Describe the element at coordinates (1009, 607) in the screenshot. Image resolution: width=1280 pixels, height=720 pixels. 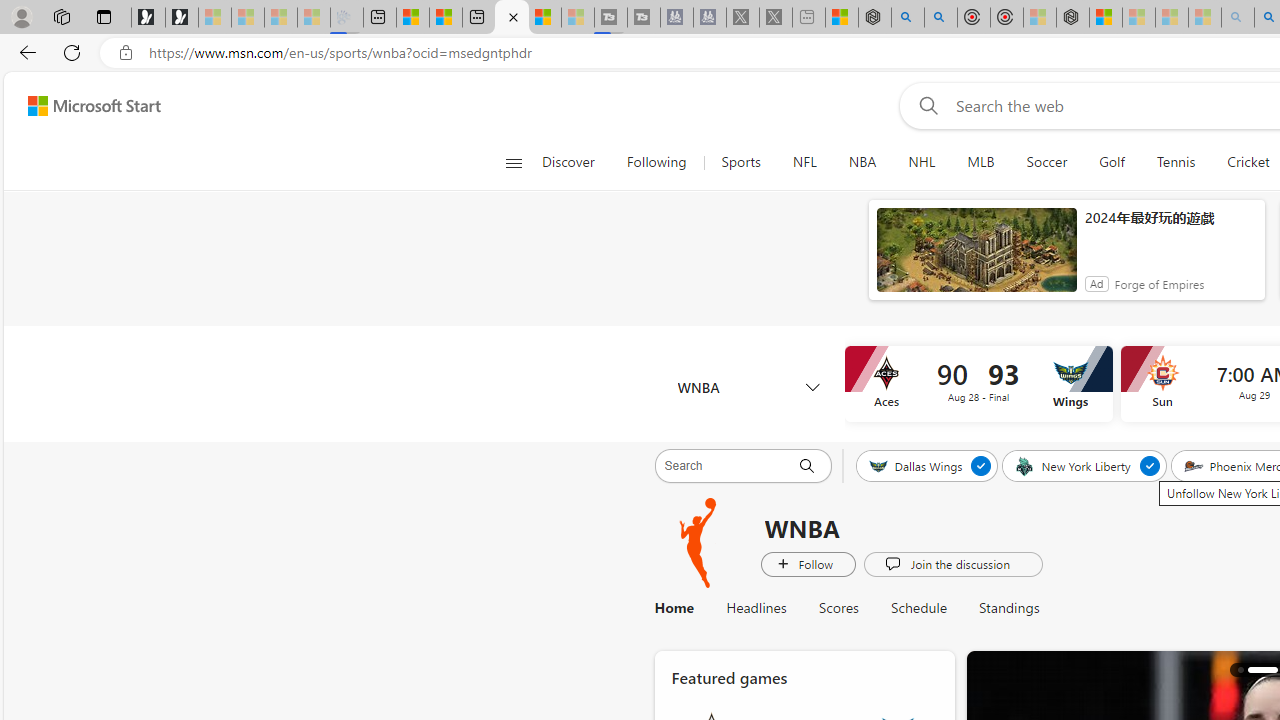
I see `'Standings'` at that location.